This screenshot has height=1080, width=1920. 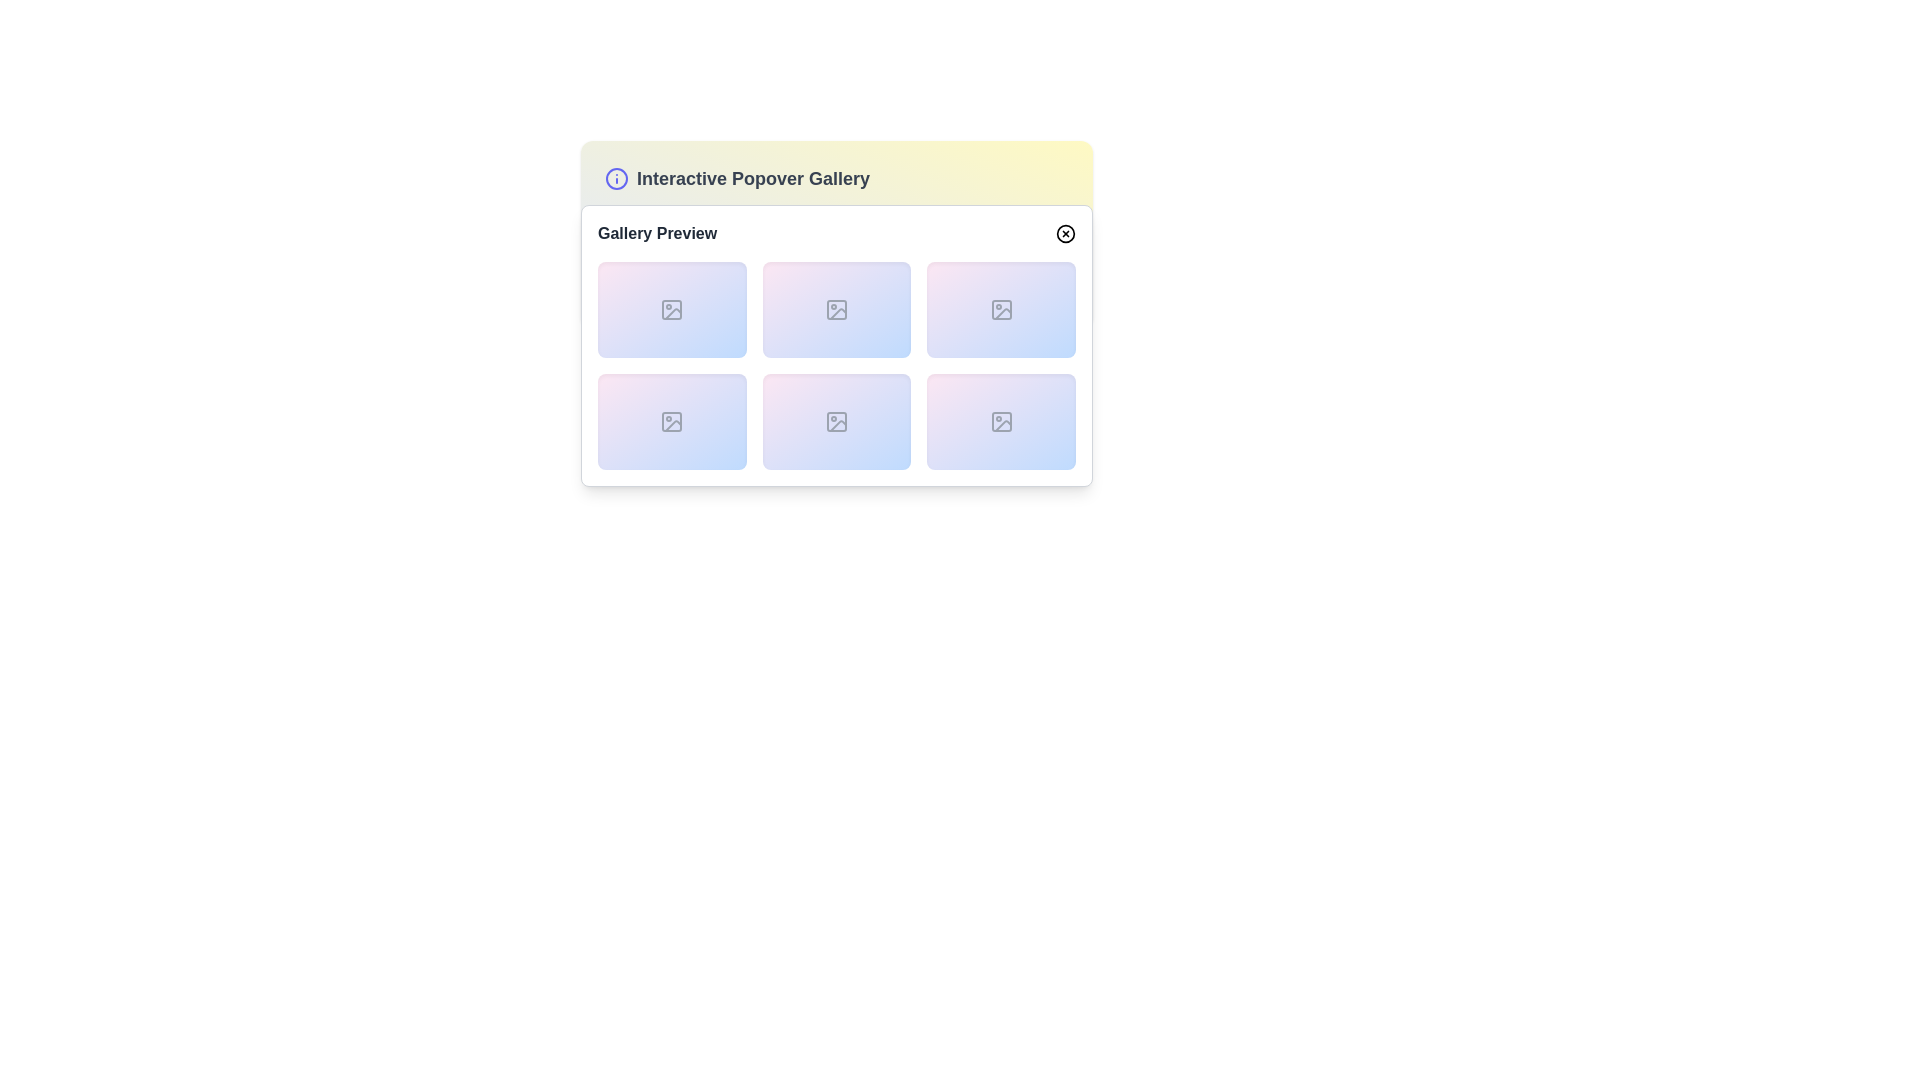 I want to click on the decorative box within the second placeholder image in the top row of the gallery grid in the popover gallery interface, so click(x=836, y=309).